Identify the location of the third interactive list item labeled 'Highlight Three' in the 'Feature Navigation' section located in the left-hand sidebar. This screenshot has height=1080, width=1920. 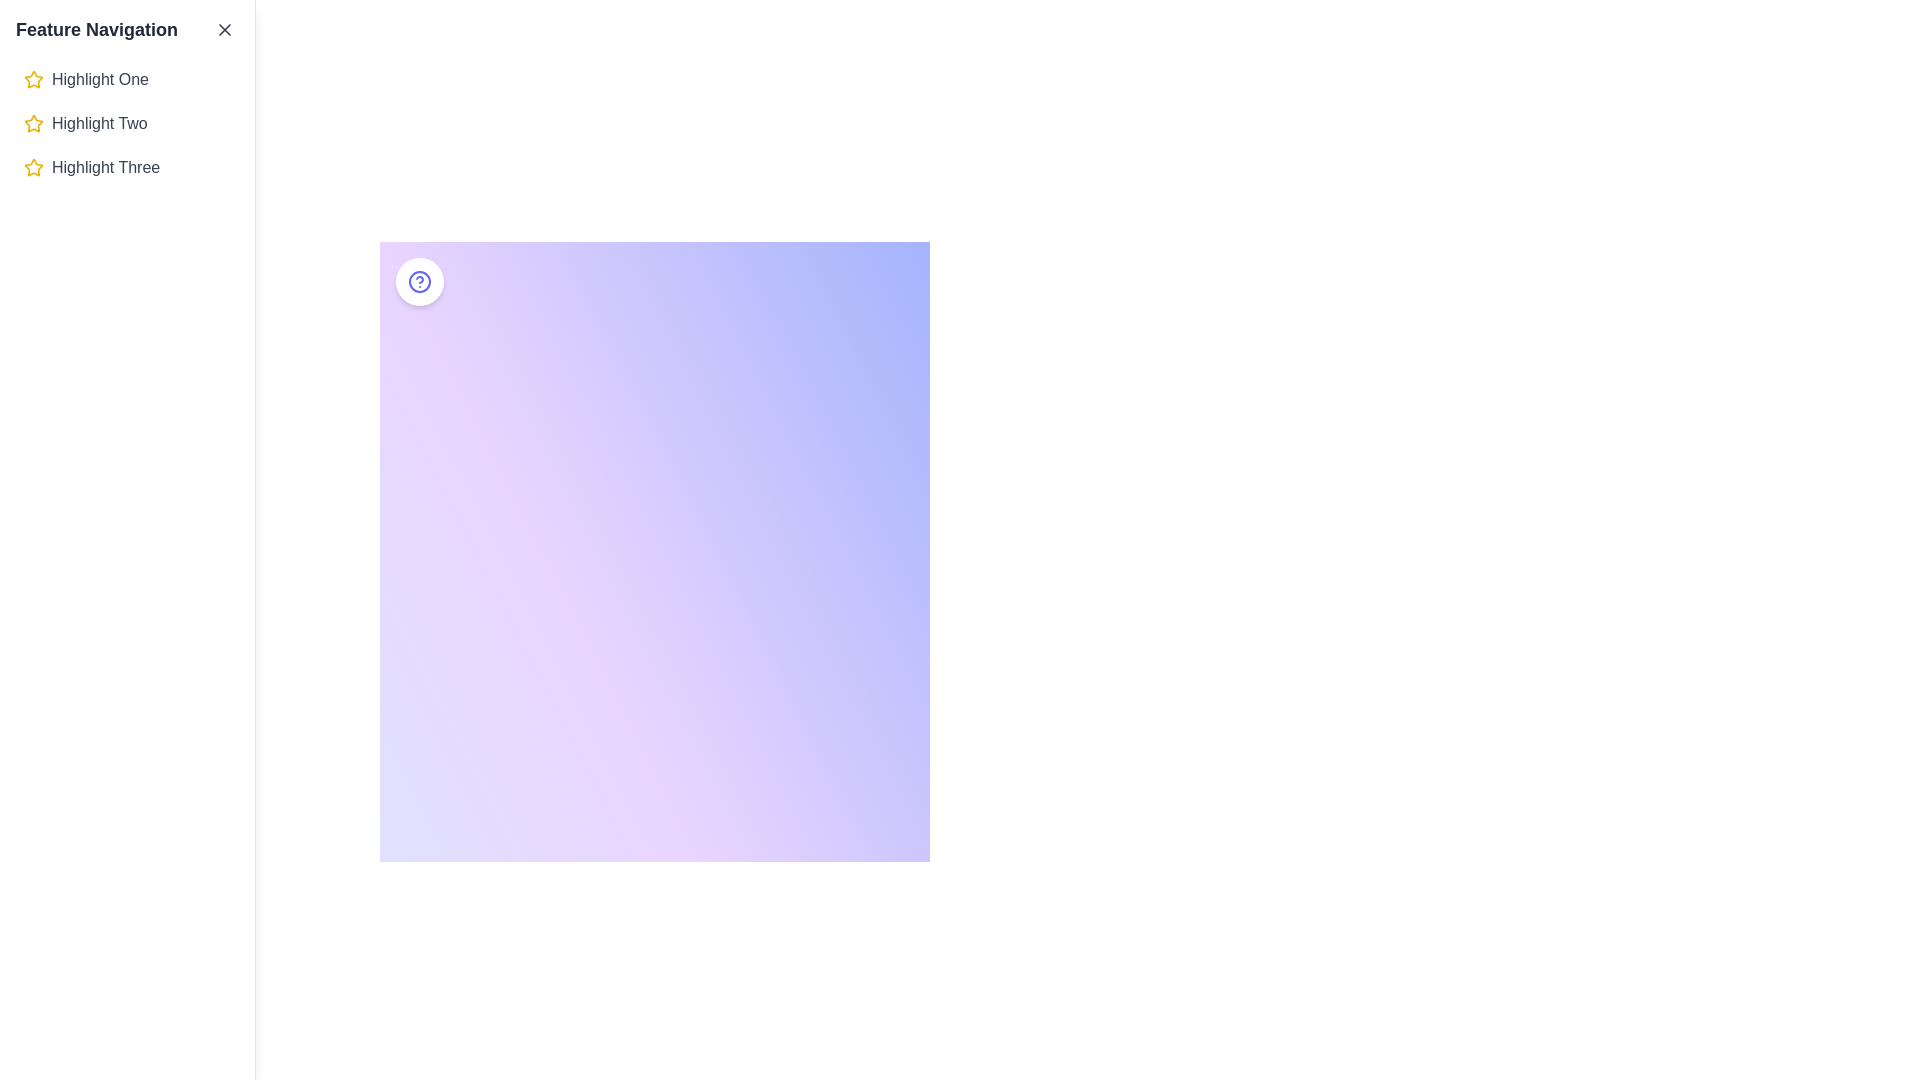
(126, 167).